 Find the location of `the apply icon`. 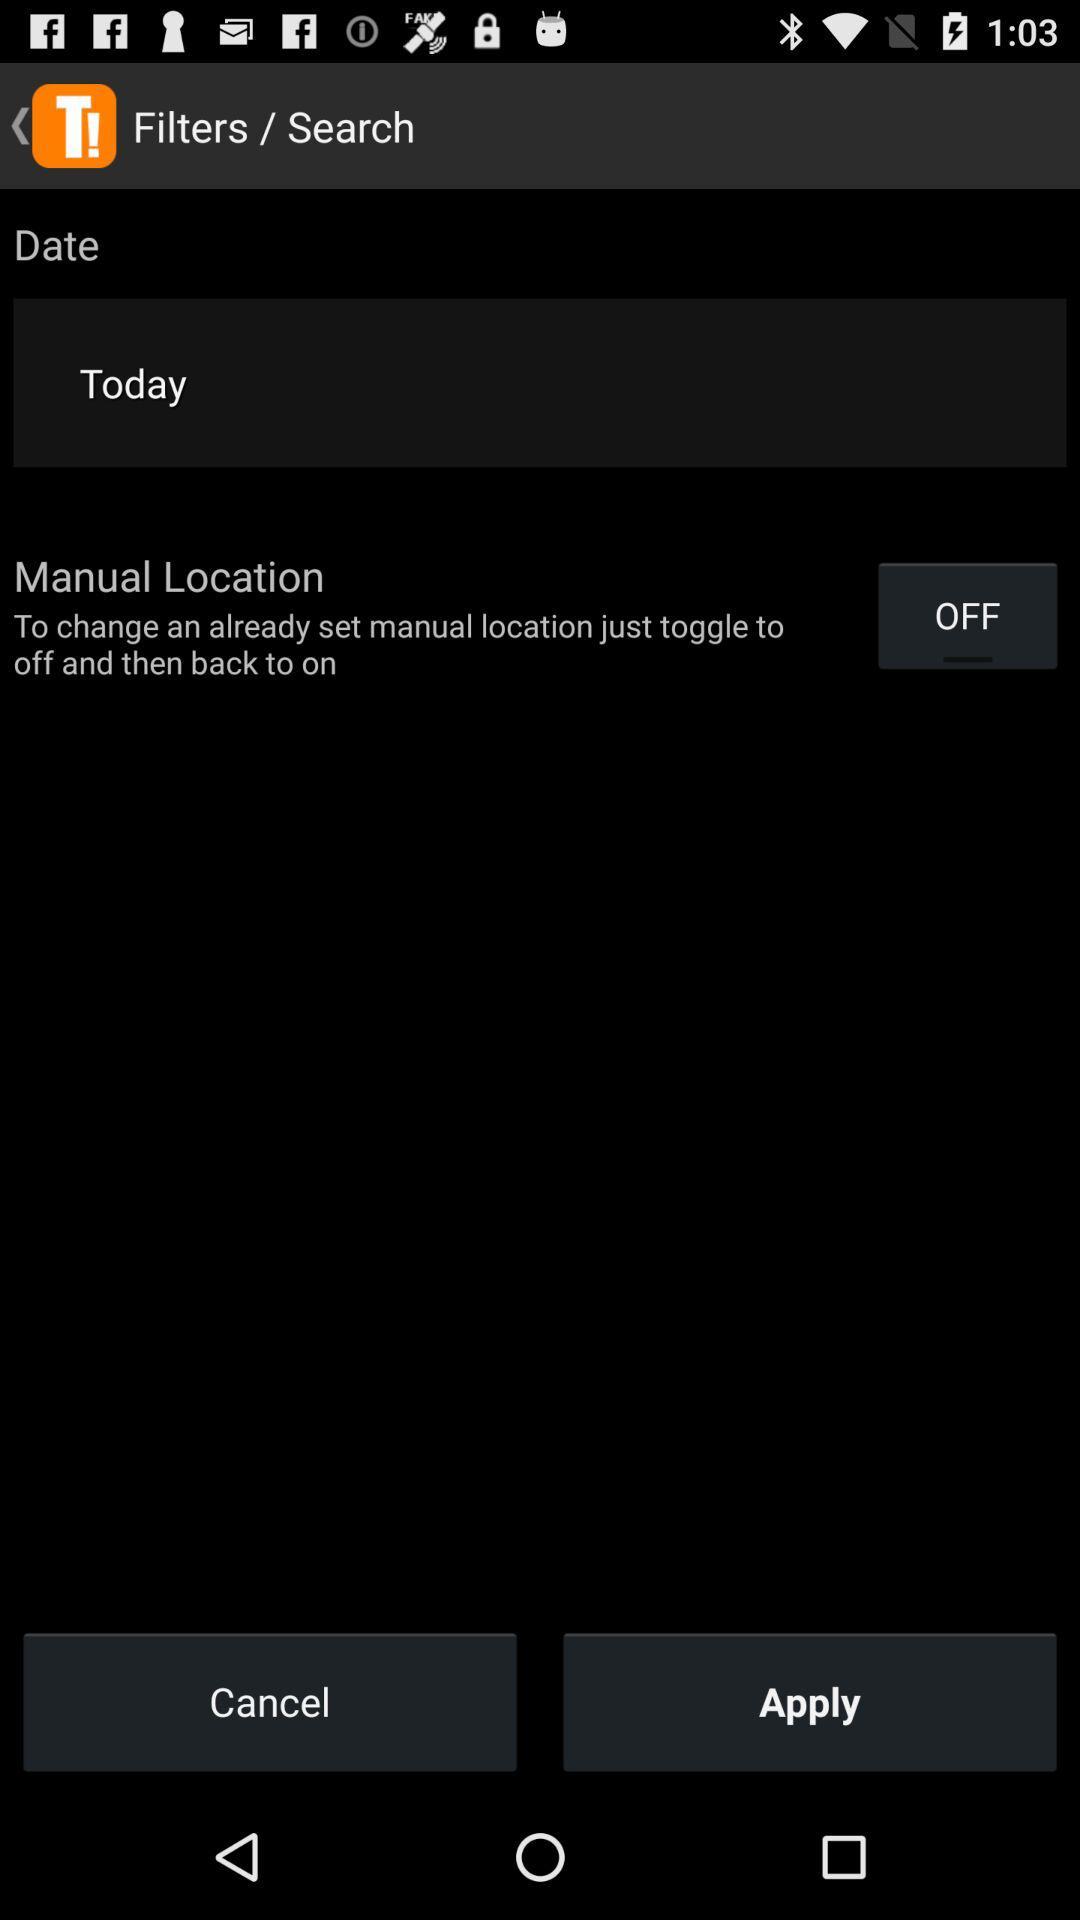

the apply icon is located at coordinates (810, 1700).